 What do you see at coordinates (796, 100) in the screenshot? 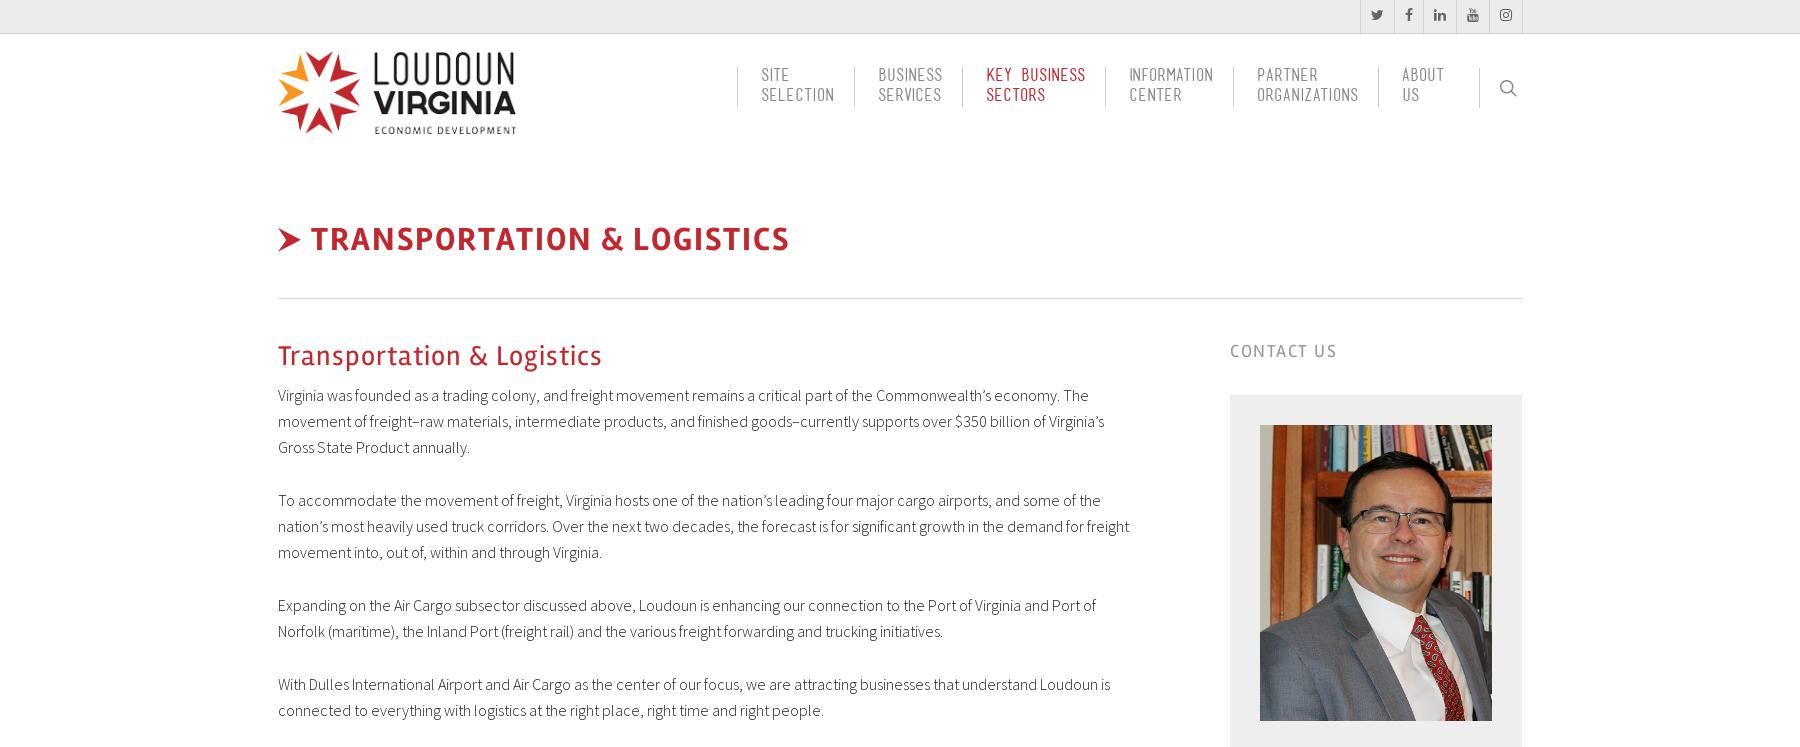
I see `'Selection'` at bounding box center [796, 100].